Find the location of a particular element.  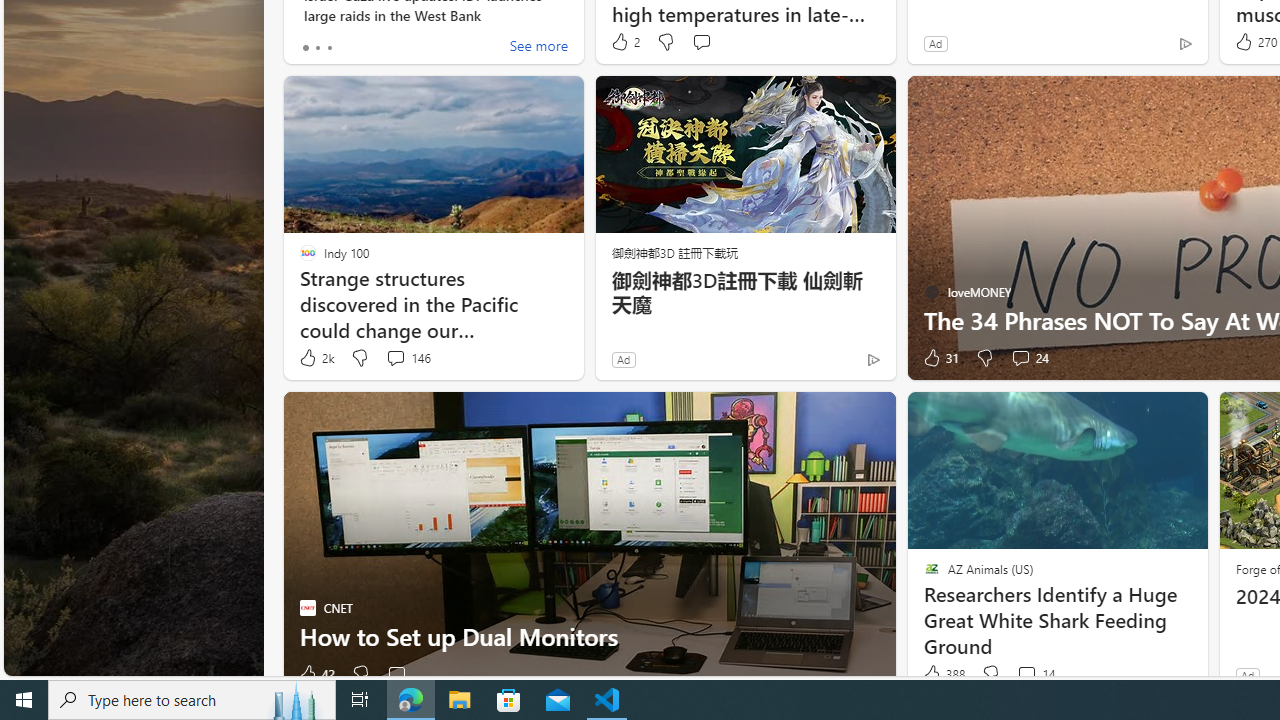

'View comments 146 Comment' is located at coordinates (407, 357).